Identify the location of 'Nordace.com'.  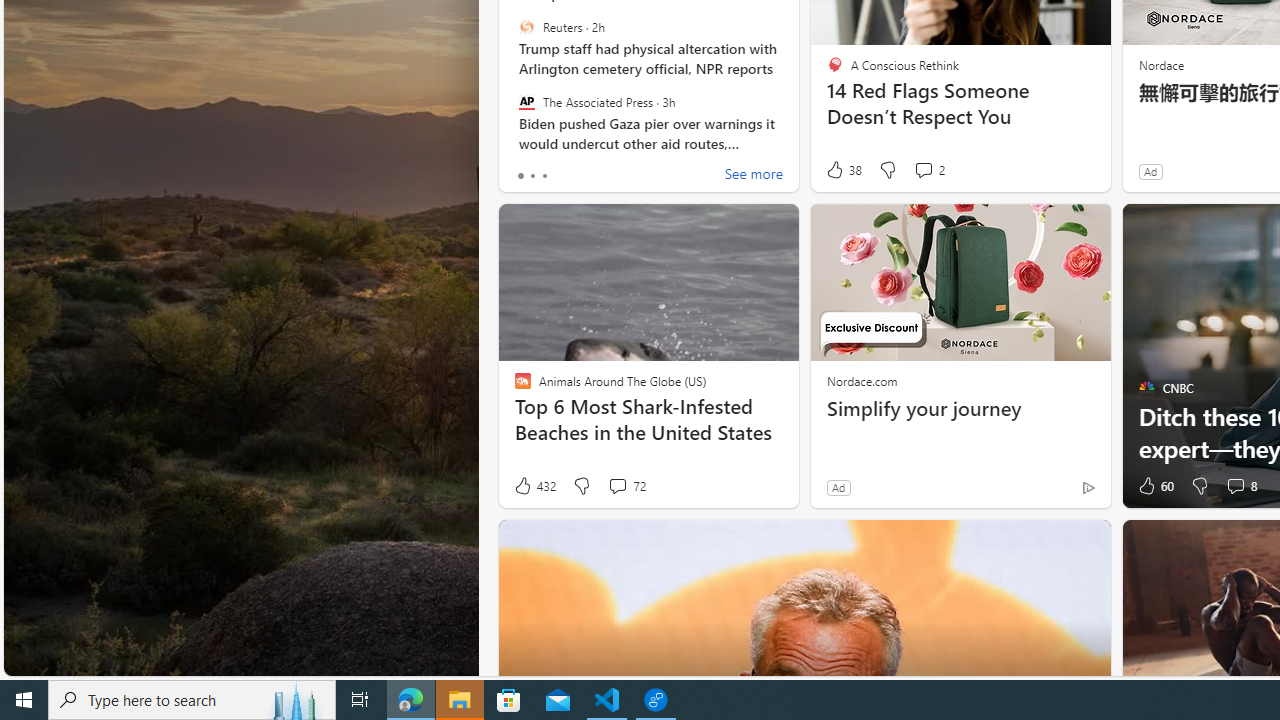
(862, 380).